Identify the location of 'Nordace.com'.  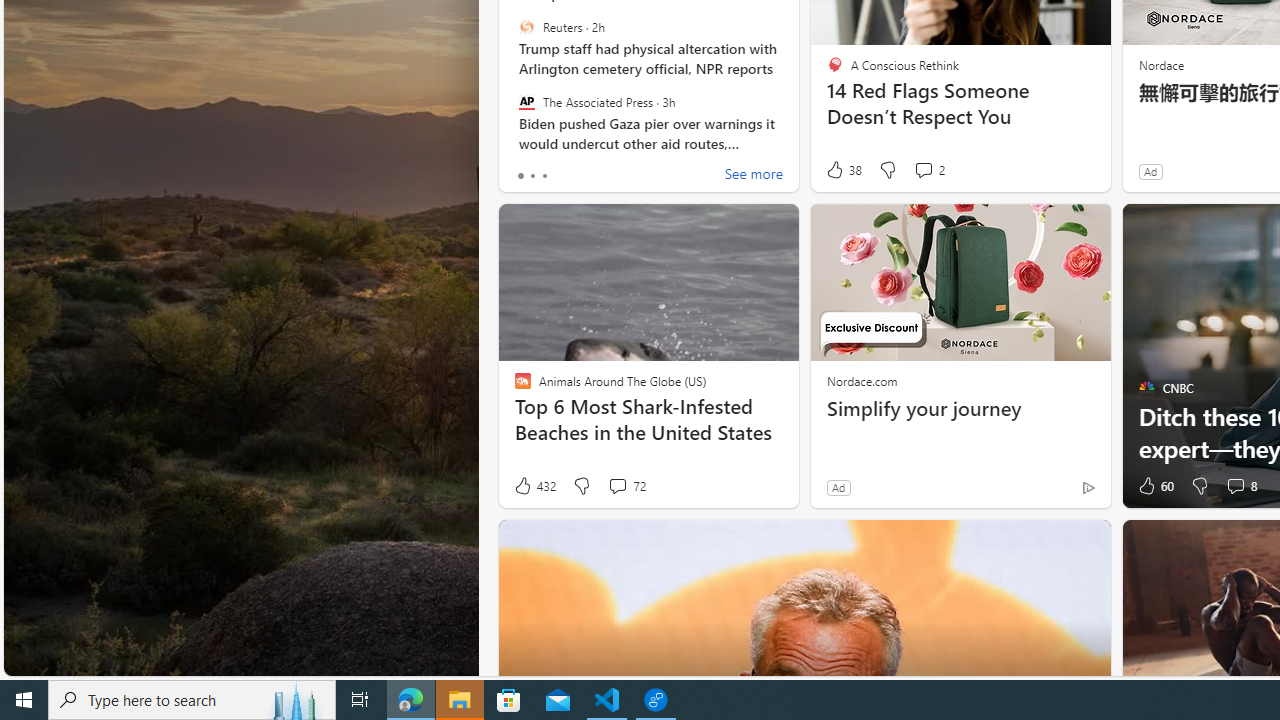
(862, 380).